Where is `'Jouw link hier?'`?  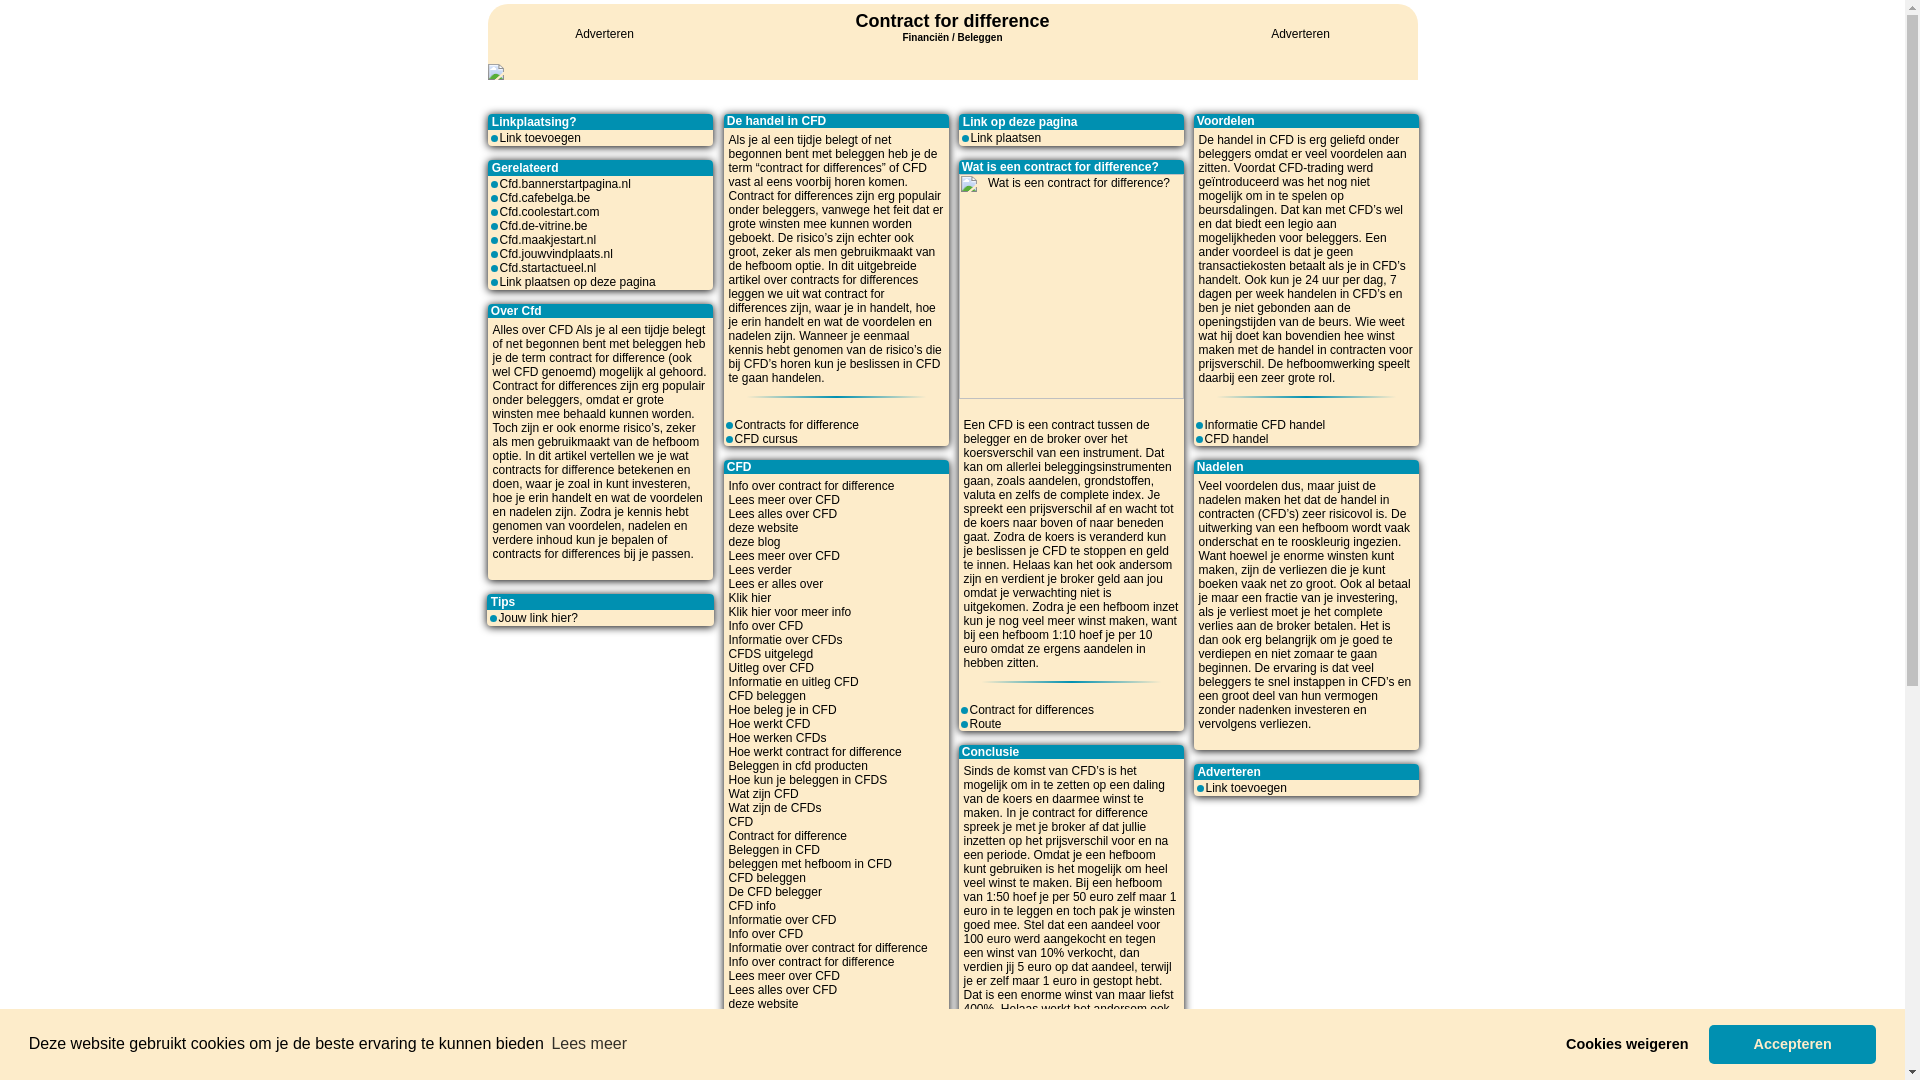
'Jouw link hier?' is located at coordinates (537, 616).